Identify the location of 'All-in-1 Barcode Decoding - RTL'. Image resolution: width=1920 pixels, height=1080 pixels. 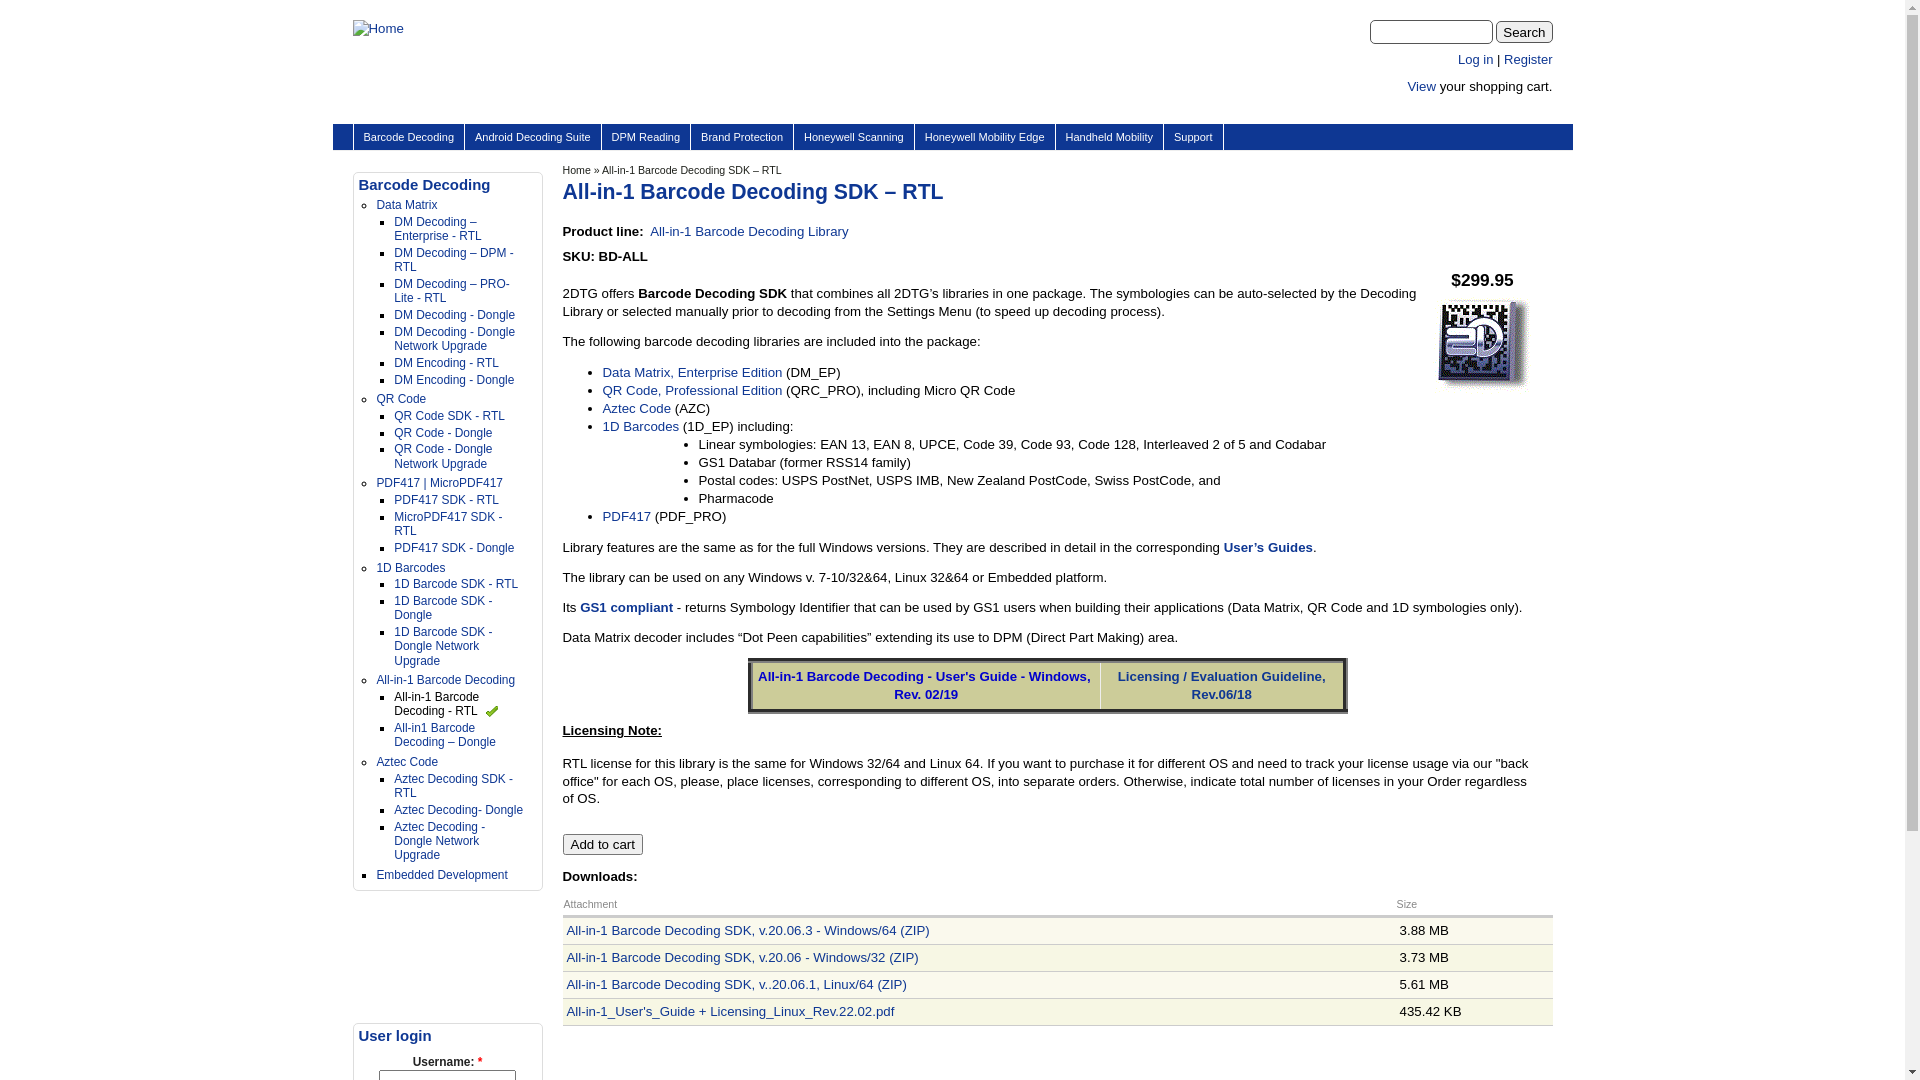
(444, 703).